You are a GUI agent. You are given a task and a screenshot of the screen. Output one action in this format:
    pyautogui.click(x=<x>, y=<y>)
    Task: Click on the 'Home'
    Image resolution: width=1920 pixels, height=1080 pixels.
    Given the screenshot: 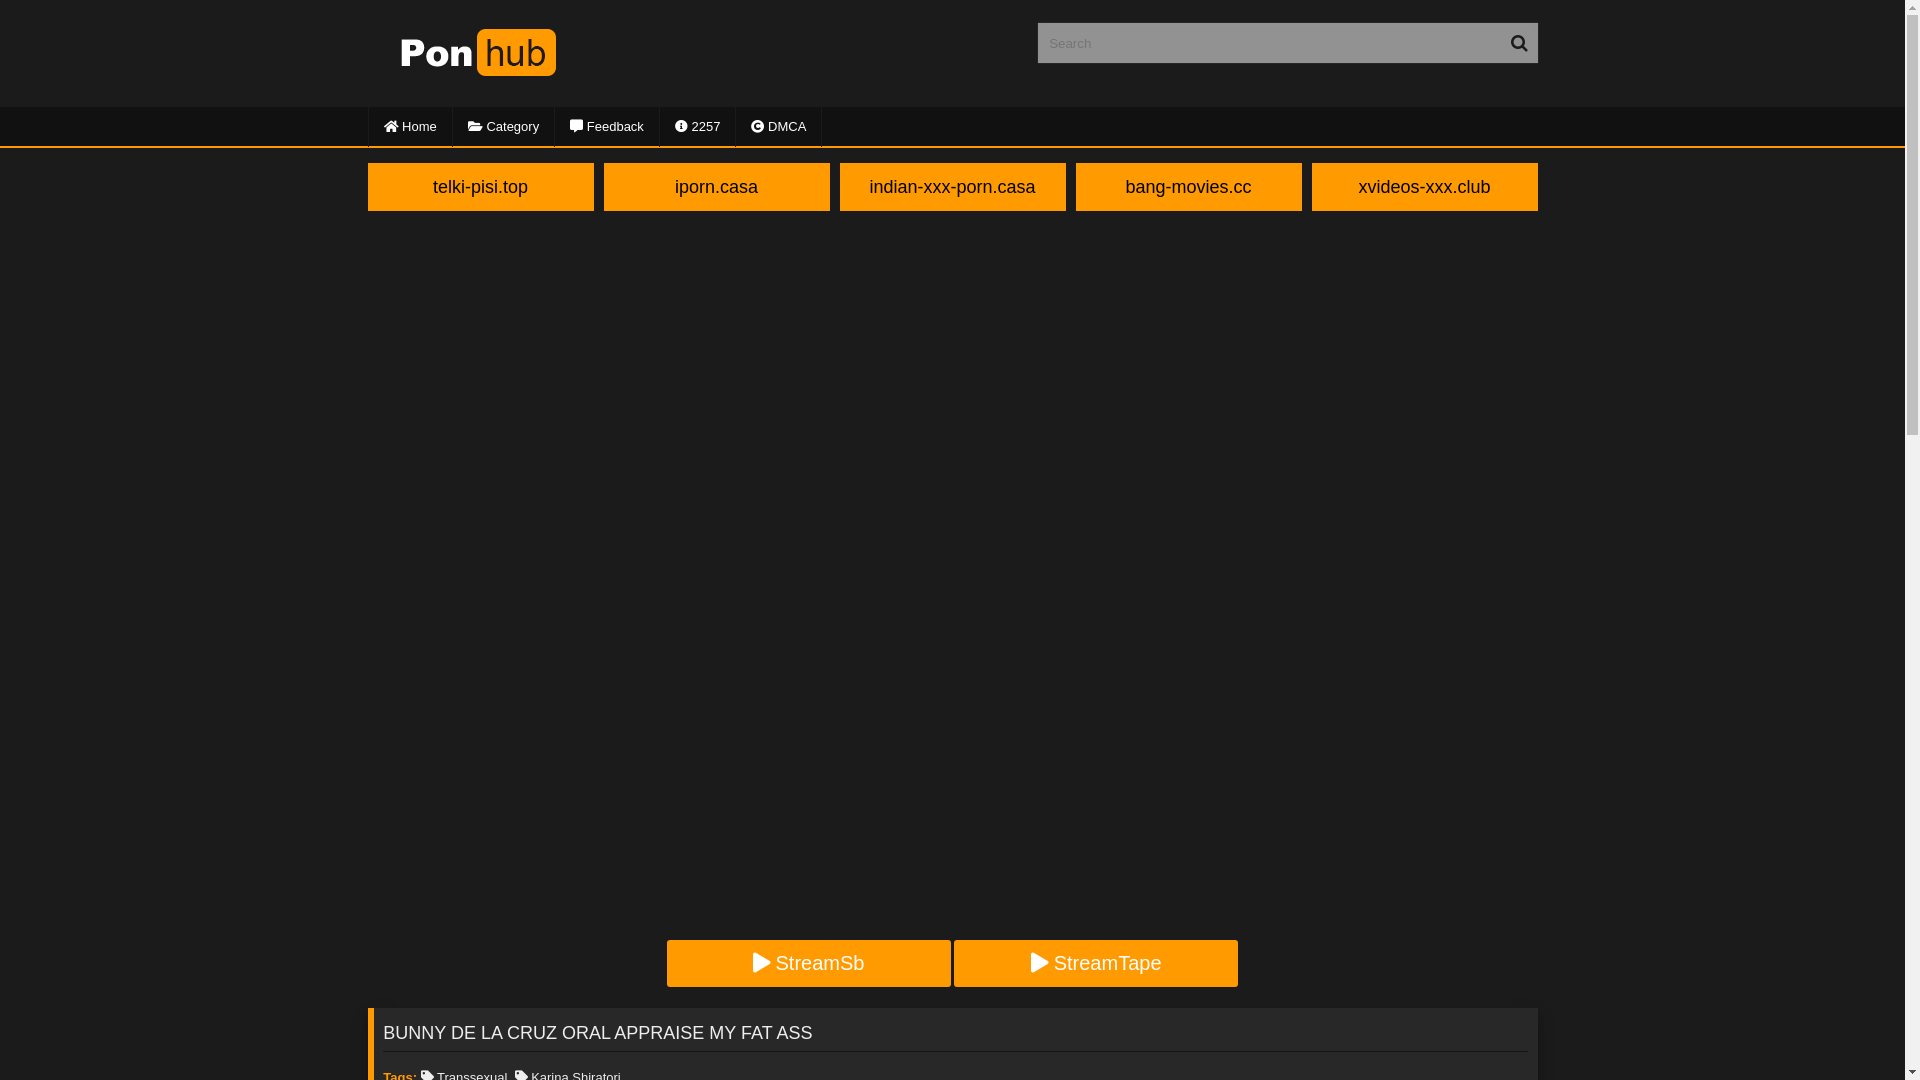 What is the action you would take?
    pyautogui.click(x=409, y=126)
    